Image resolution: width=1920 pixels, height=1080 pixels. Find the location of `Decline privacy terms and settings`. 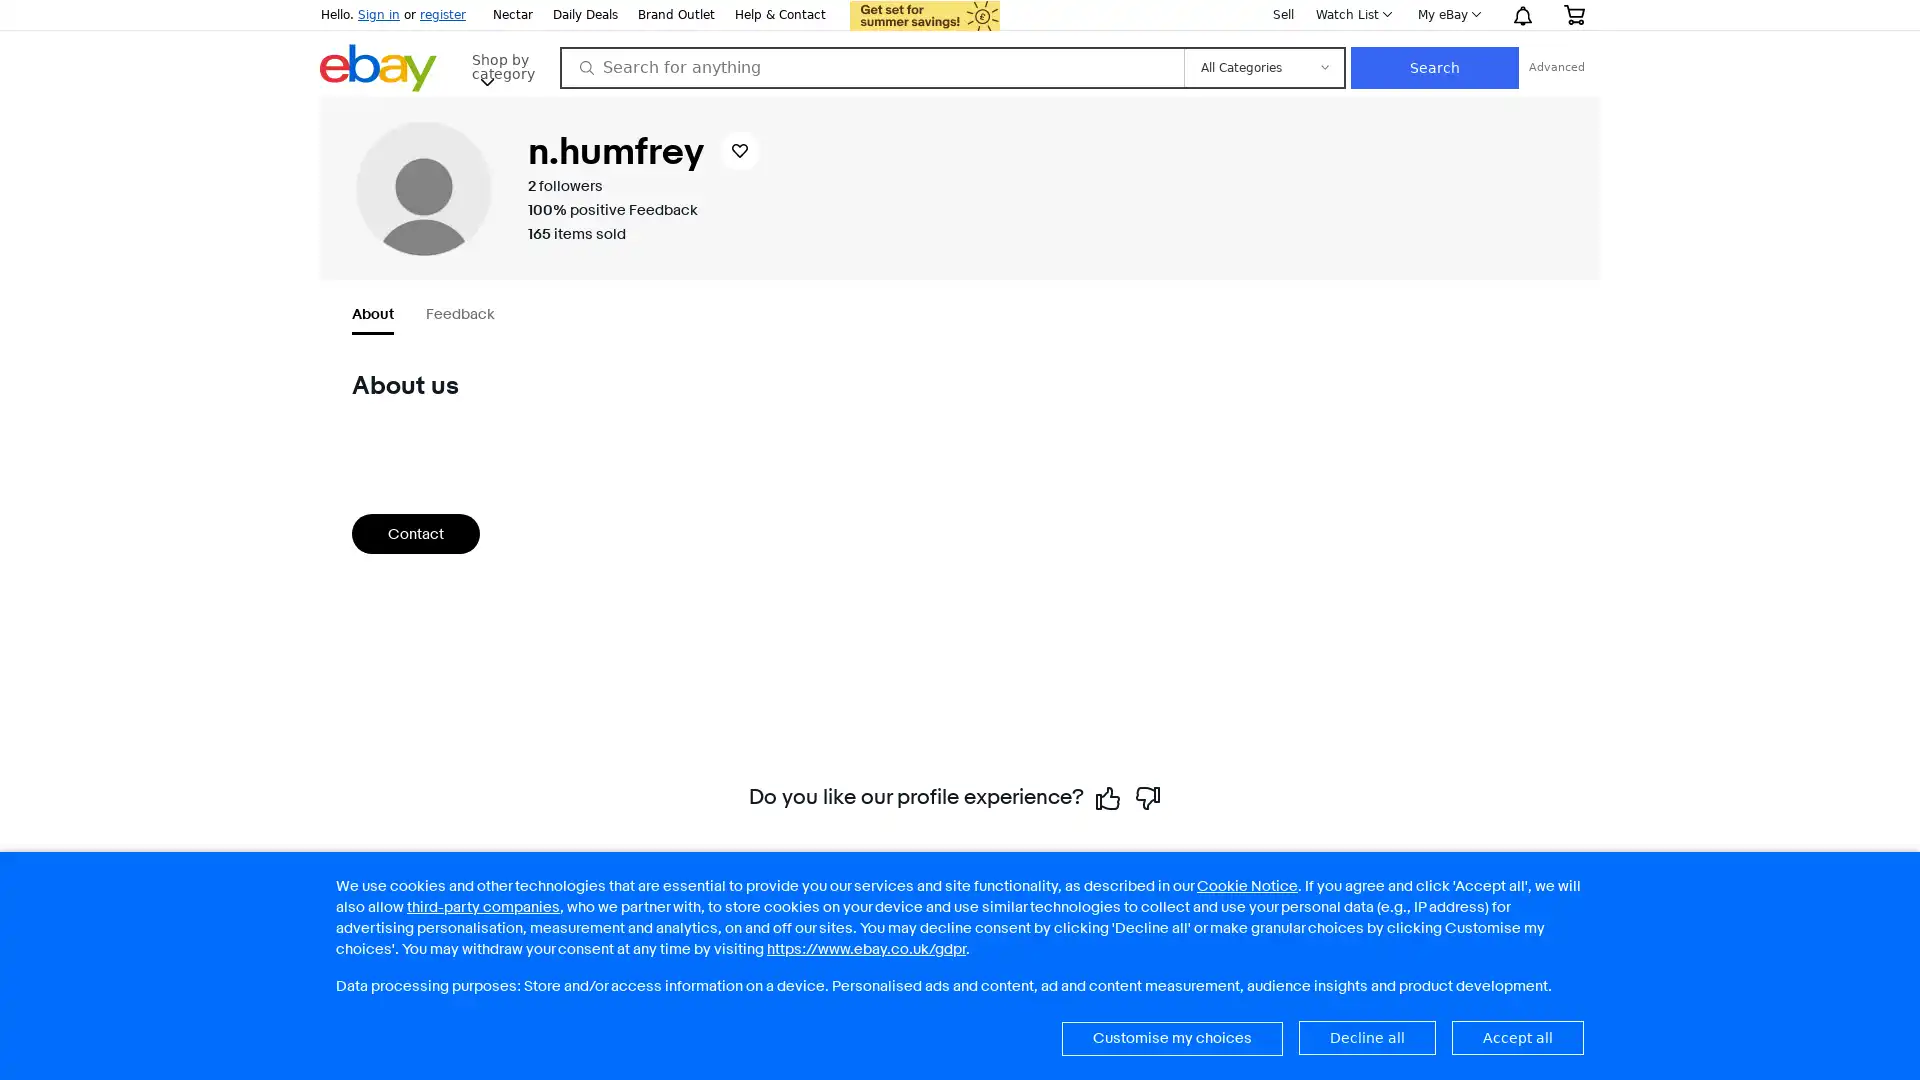

Decline privacy terms and settings is located at coordinates (1366, 1036).